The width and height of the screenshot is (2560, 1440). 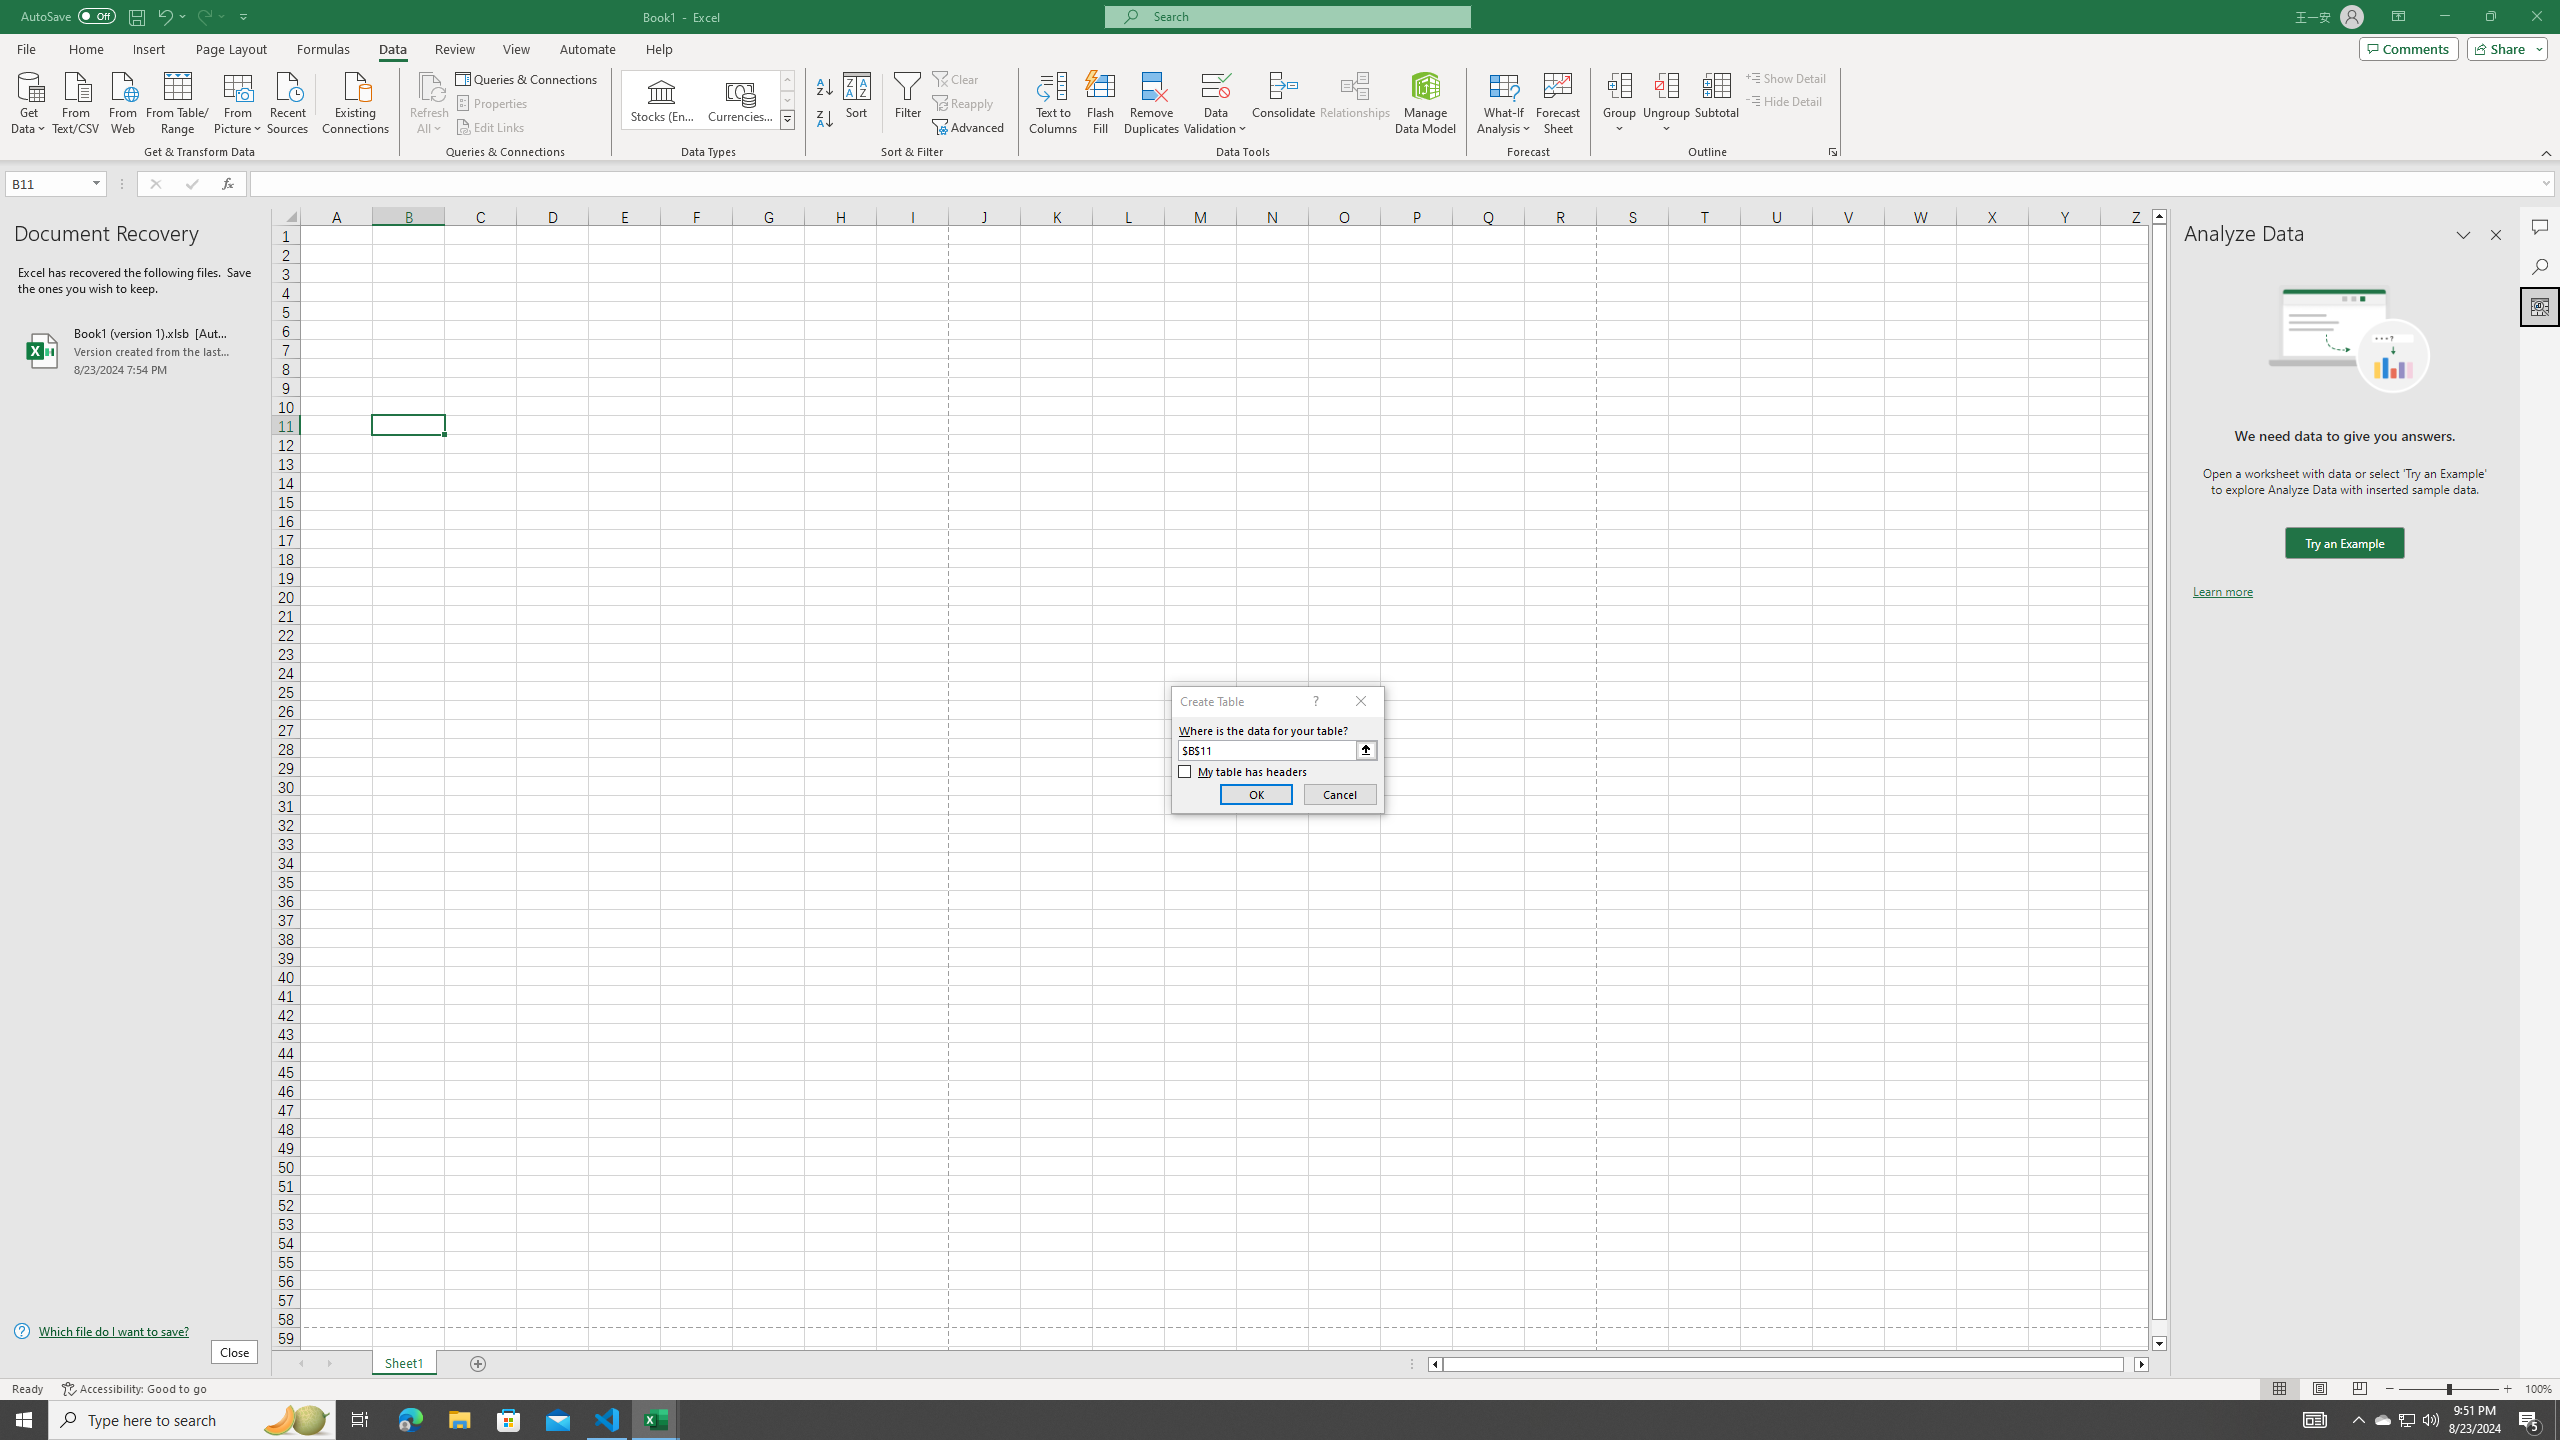 What do you see at coordinates (28, 100) in the screenshot?
I see `'Get Data'` at bounding box center [28, 100].